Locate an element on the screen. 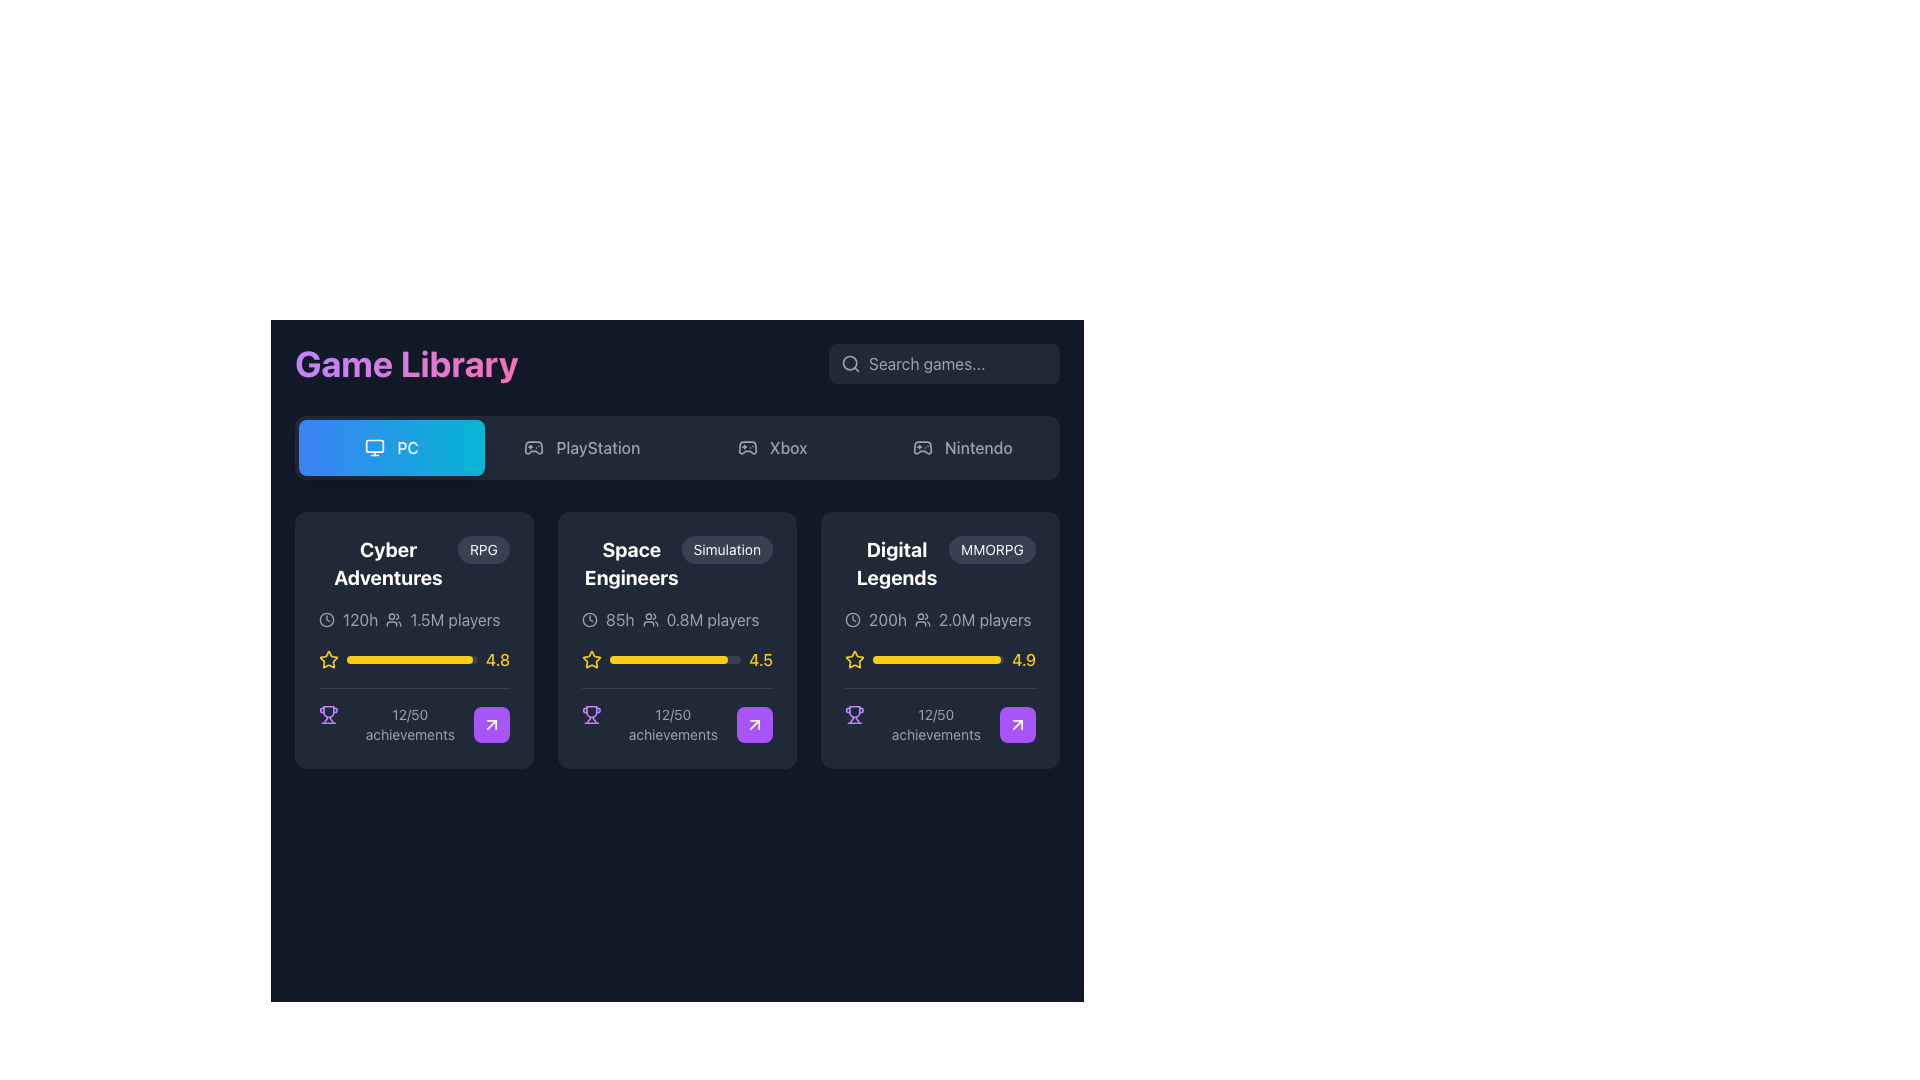 Image resolution: width=1920 pixels, height=1080 pixels. the 'PlayStation' Text button in the platform selection menu is located at coordinates (597, 446).